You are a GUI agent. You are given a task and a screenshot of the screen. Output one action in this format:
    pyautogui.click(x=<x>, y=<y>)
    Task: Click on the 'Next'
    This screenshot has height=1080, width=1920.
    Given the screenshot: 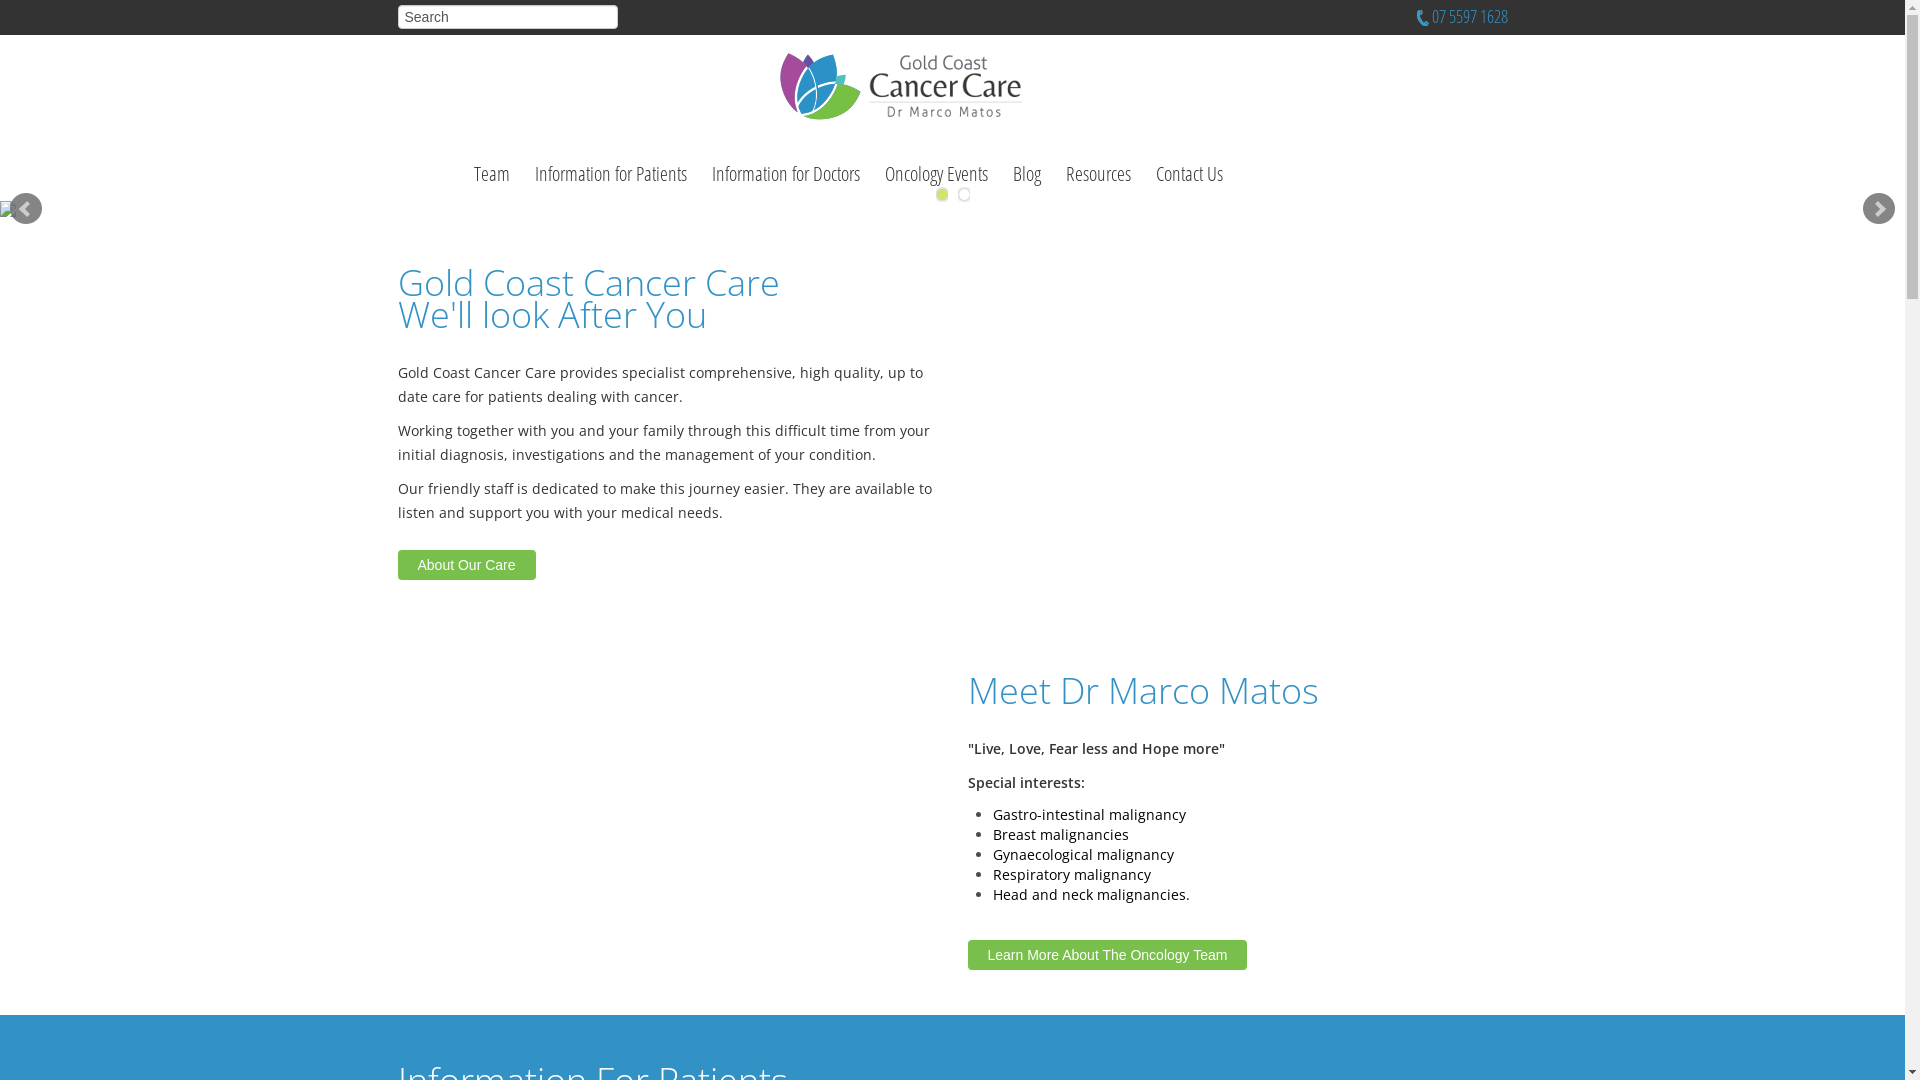 What is the action you would take?
    pyautogui.click(x=1861, y=208)
    